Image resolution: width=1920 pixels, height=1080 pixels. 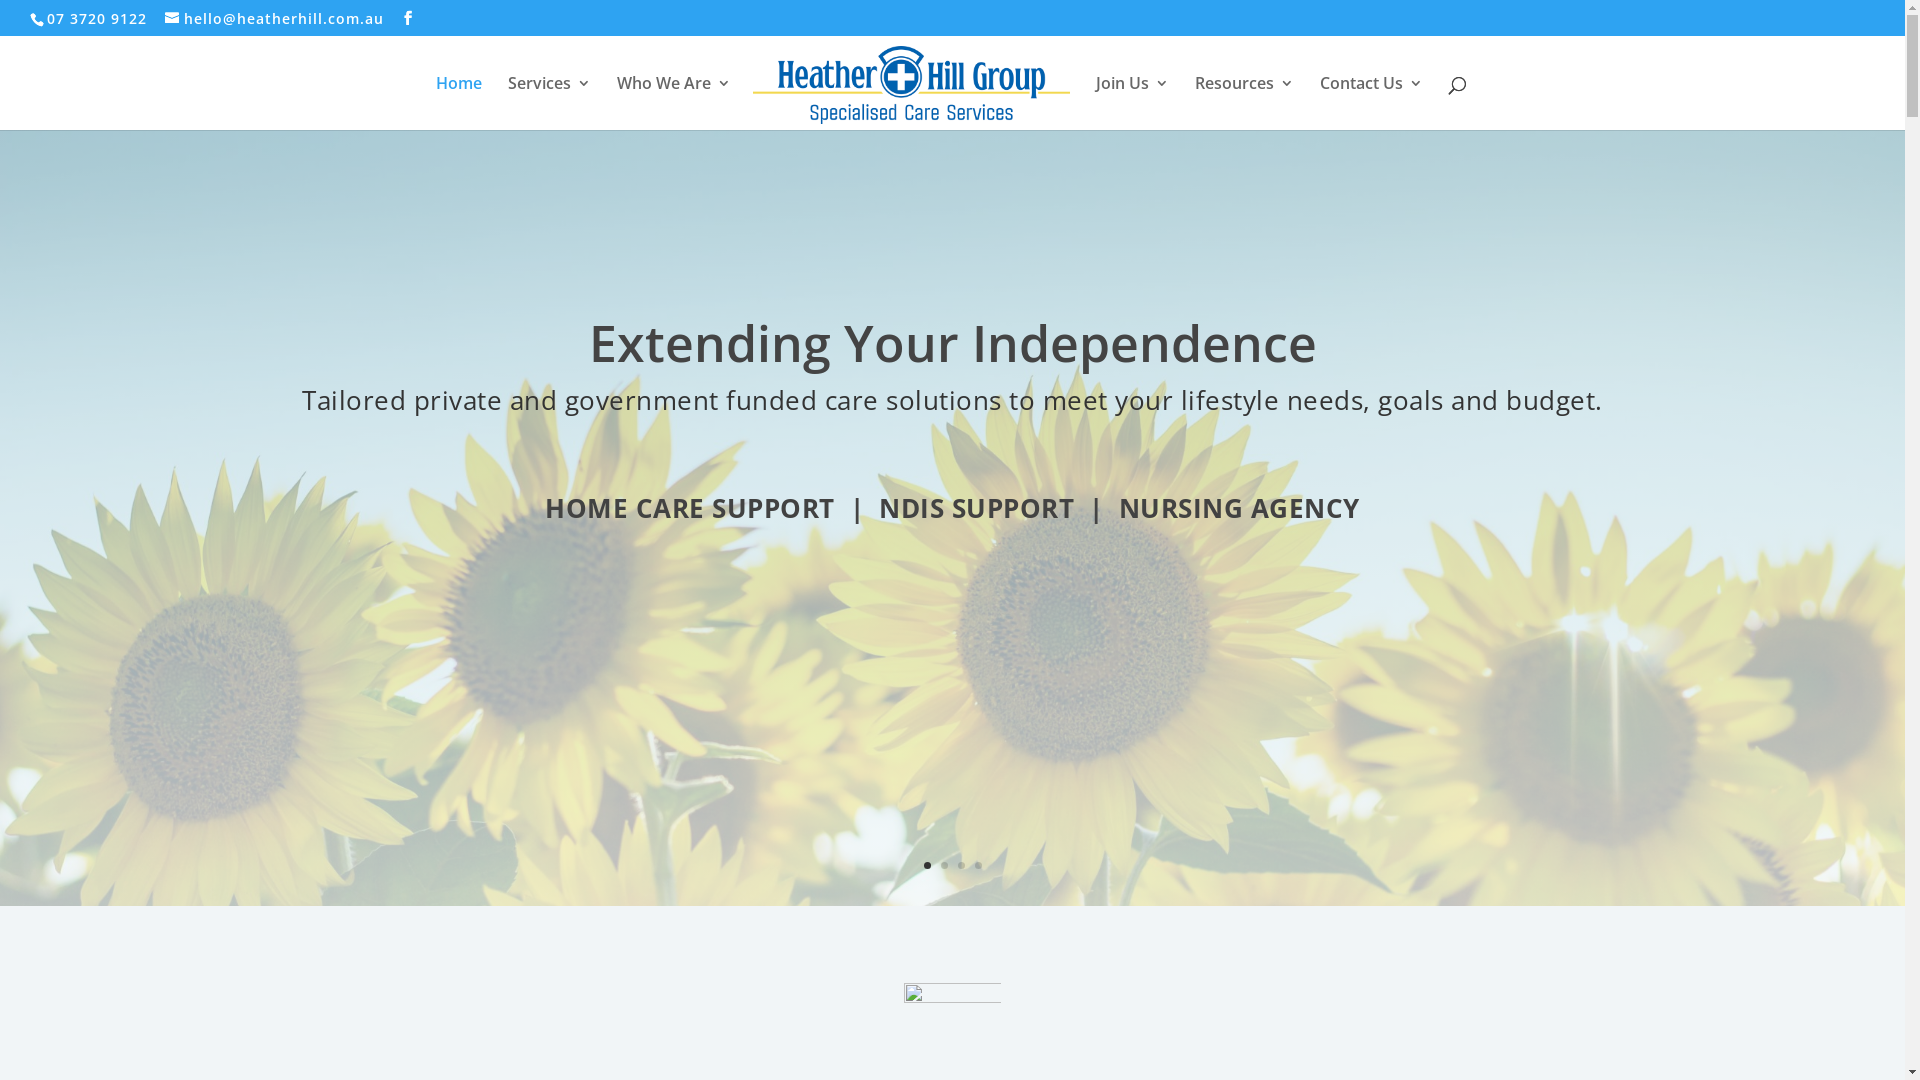 What do you see at coordinates (1238, 507) in the screenshot?
I see `'NURSING AGENCY'` at bounding box center [1238, 507].